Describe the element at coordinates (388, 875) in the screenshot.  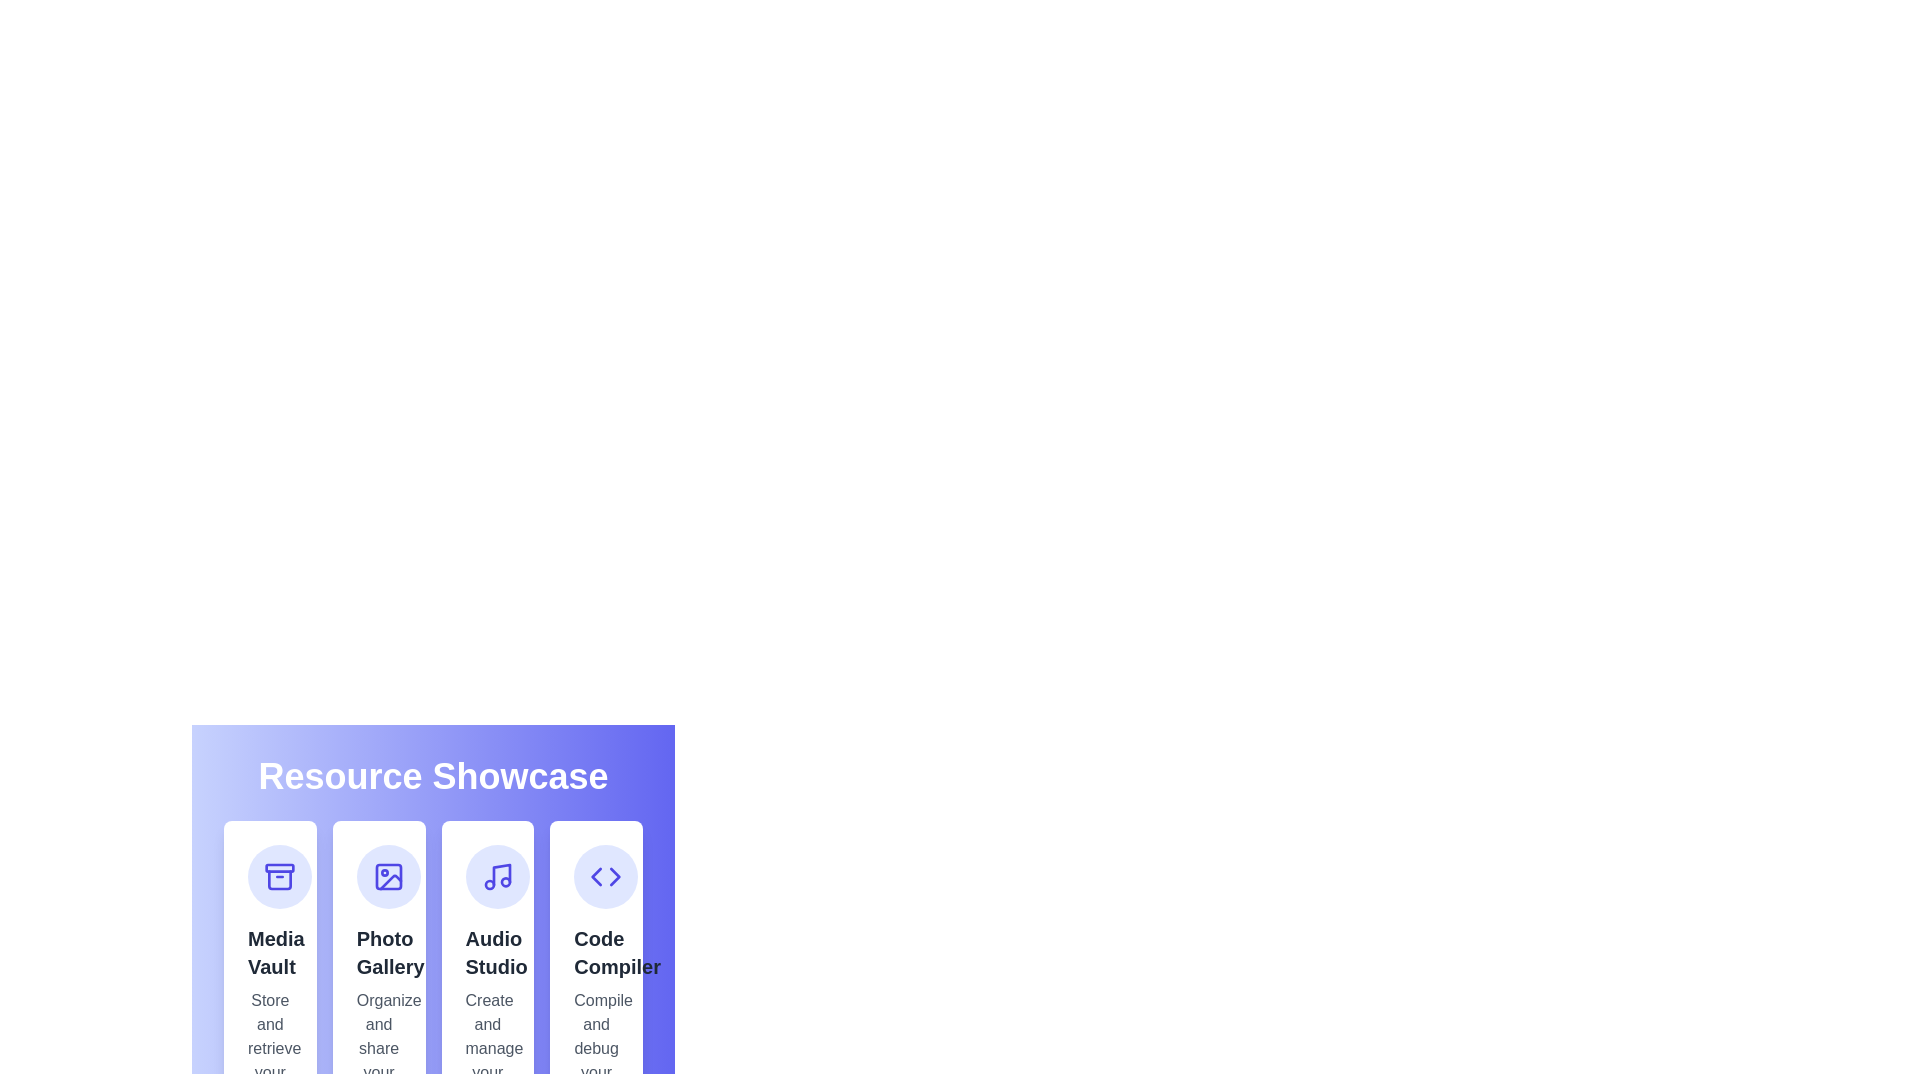
I see `the bluish-purple photographic image icon located second from the left in the horizontal row of circular icons within the 'Resource Showcase' section` at that location.